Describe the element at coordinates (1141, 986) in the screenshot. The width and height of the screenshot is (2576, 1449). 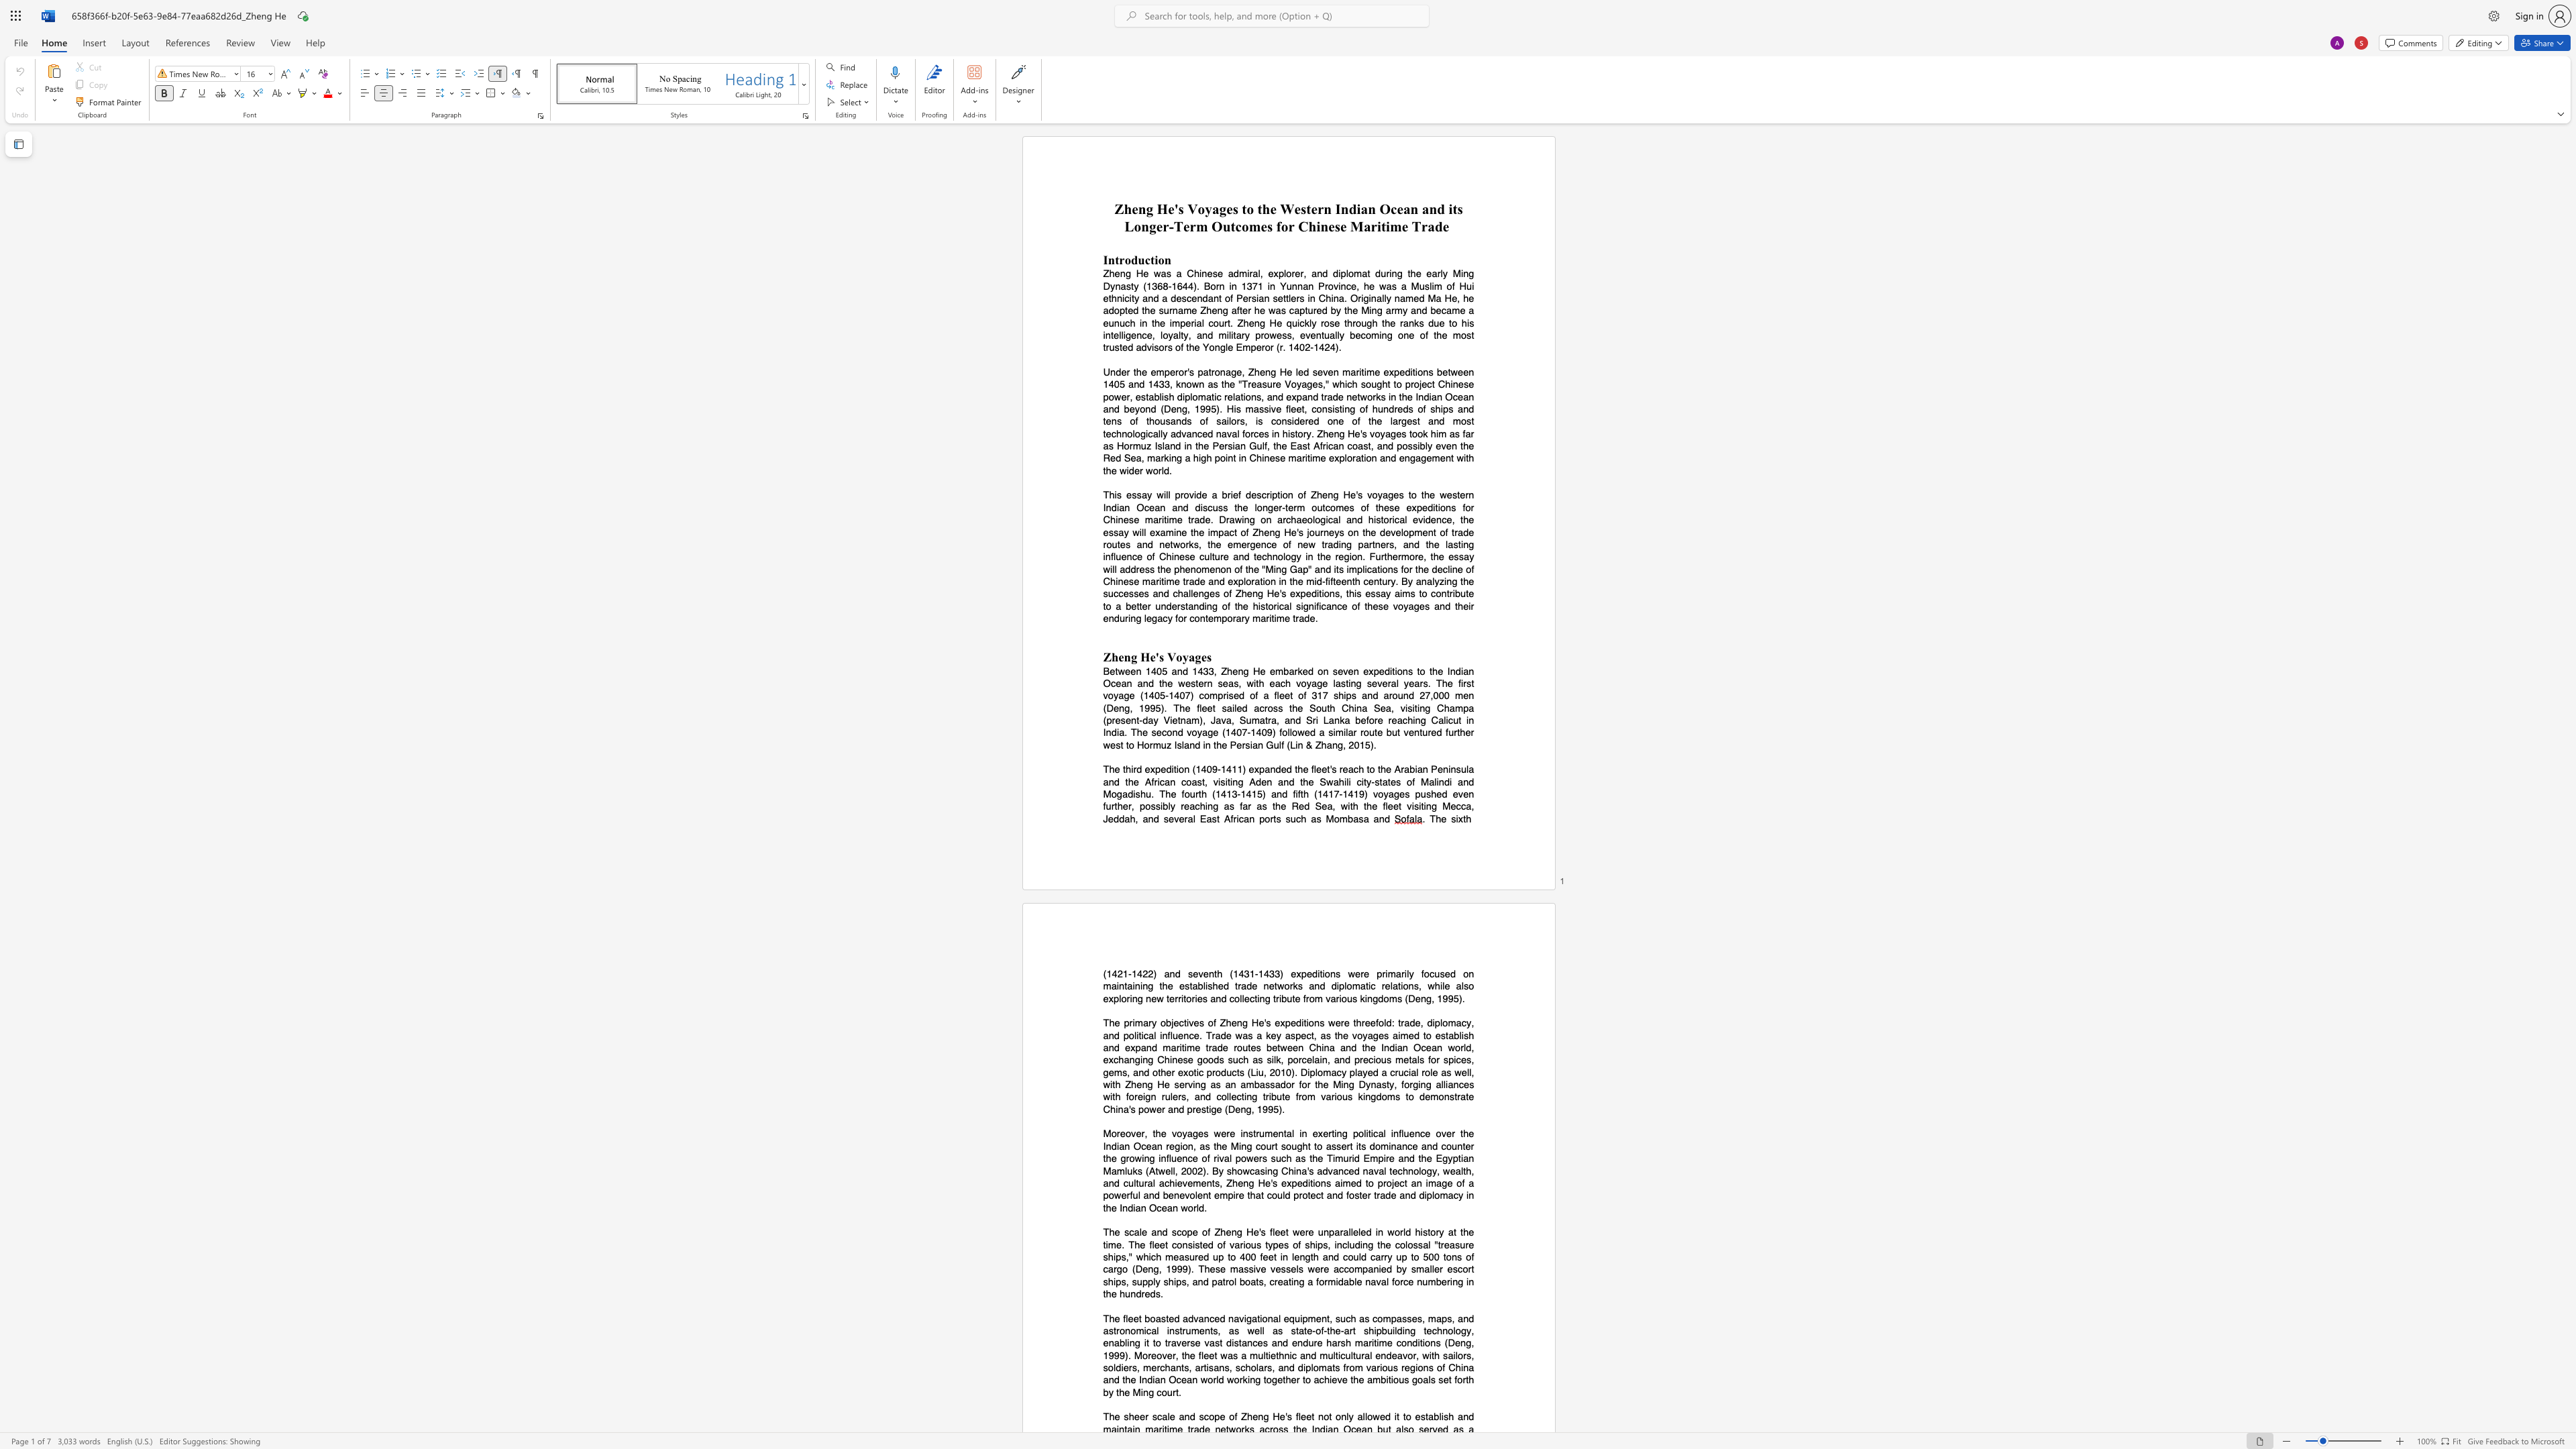
I see `the subset text "ng" within the text "maintaining"` at that location.